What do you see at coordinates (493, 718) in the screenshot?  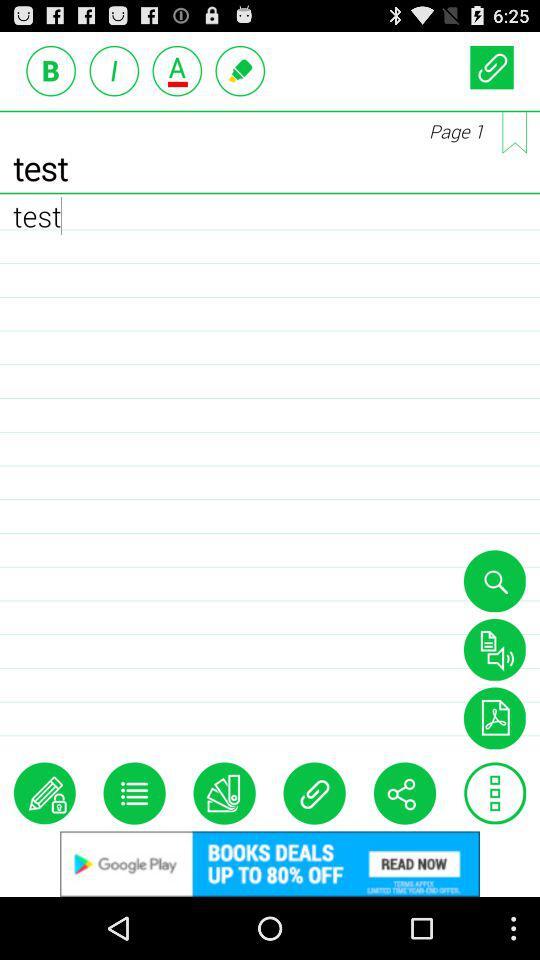 I see `save` at bounding box center [493, 718].